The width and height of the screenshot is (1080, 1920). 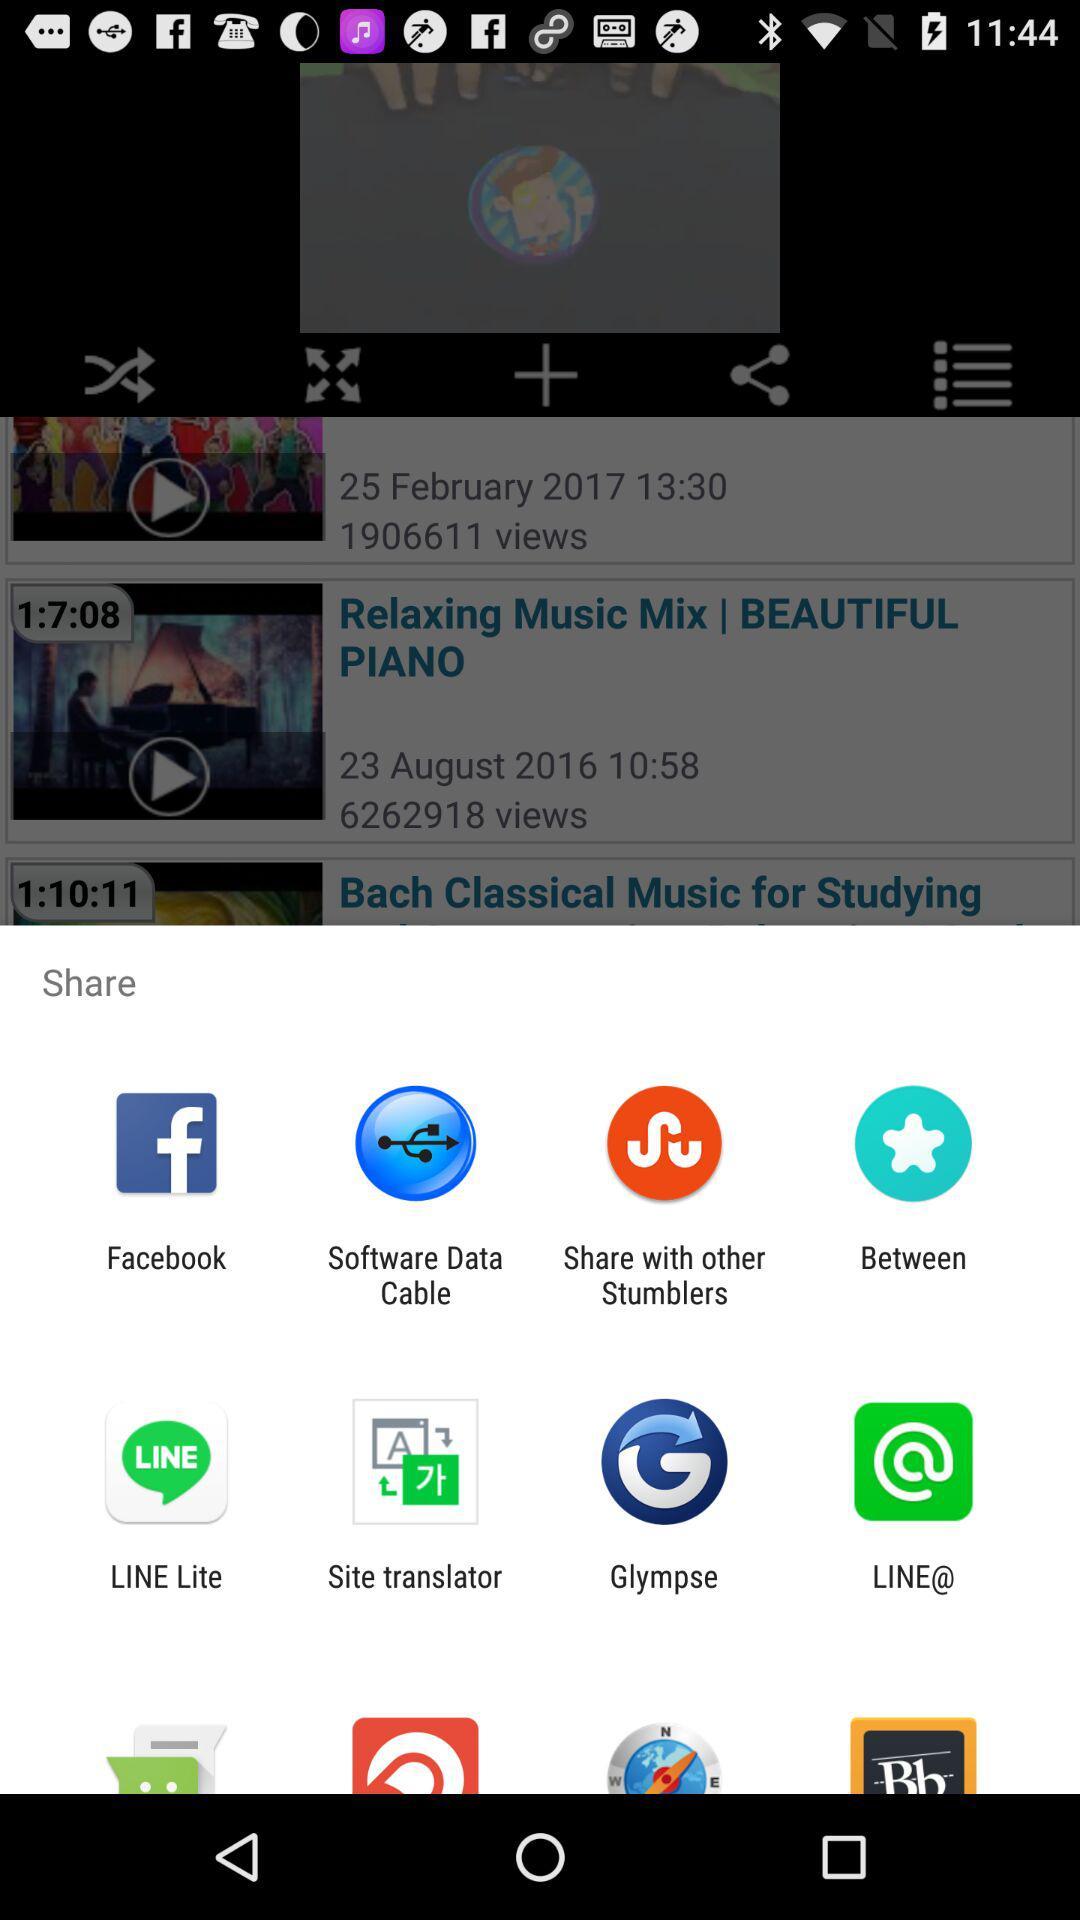 I want to click on between, so click(x=913, y=1274).